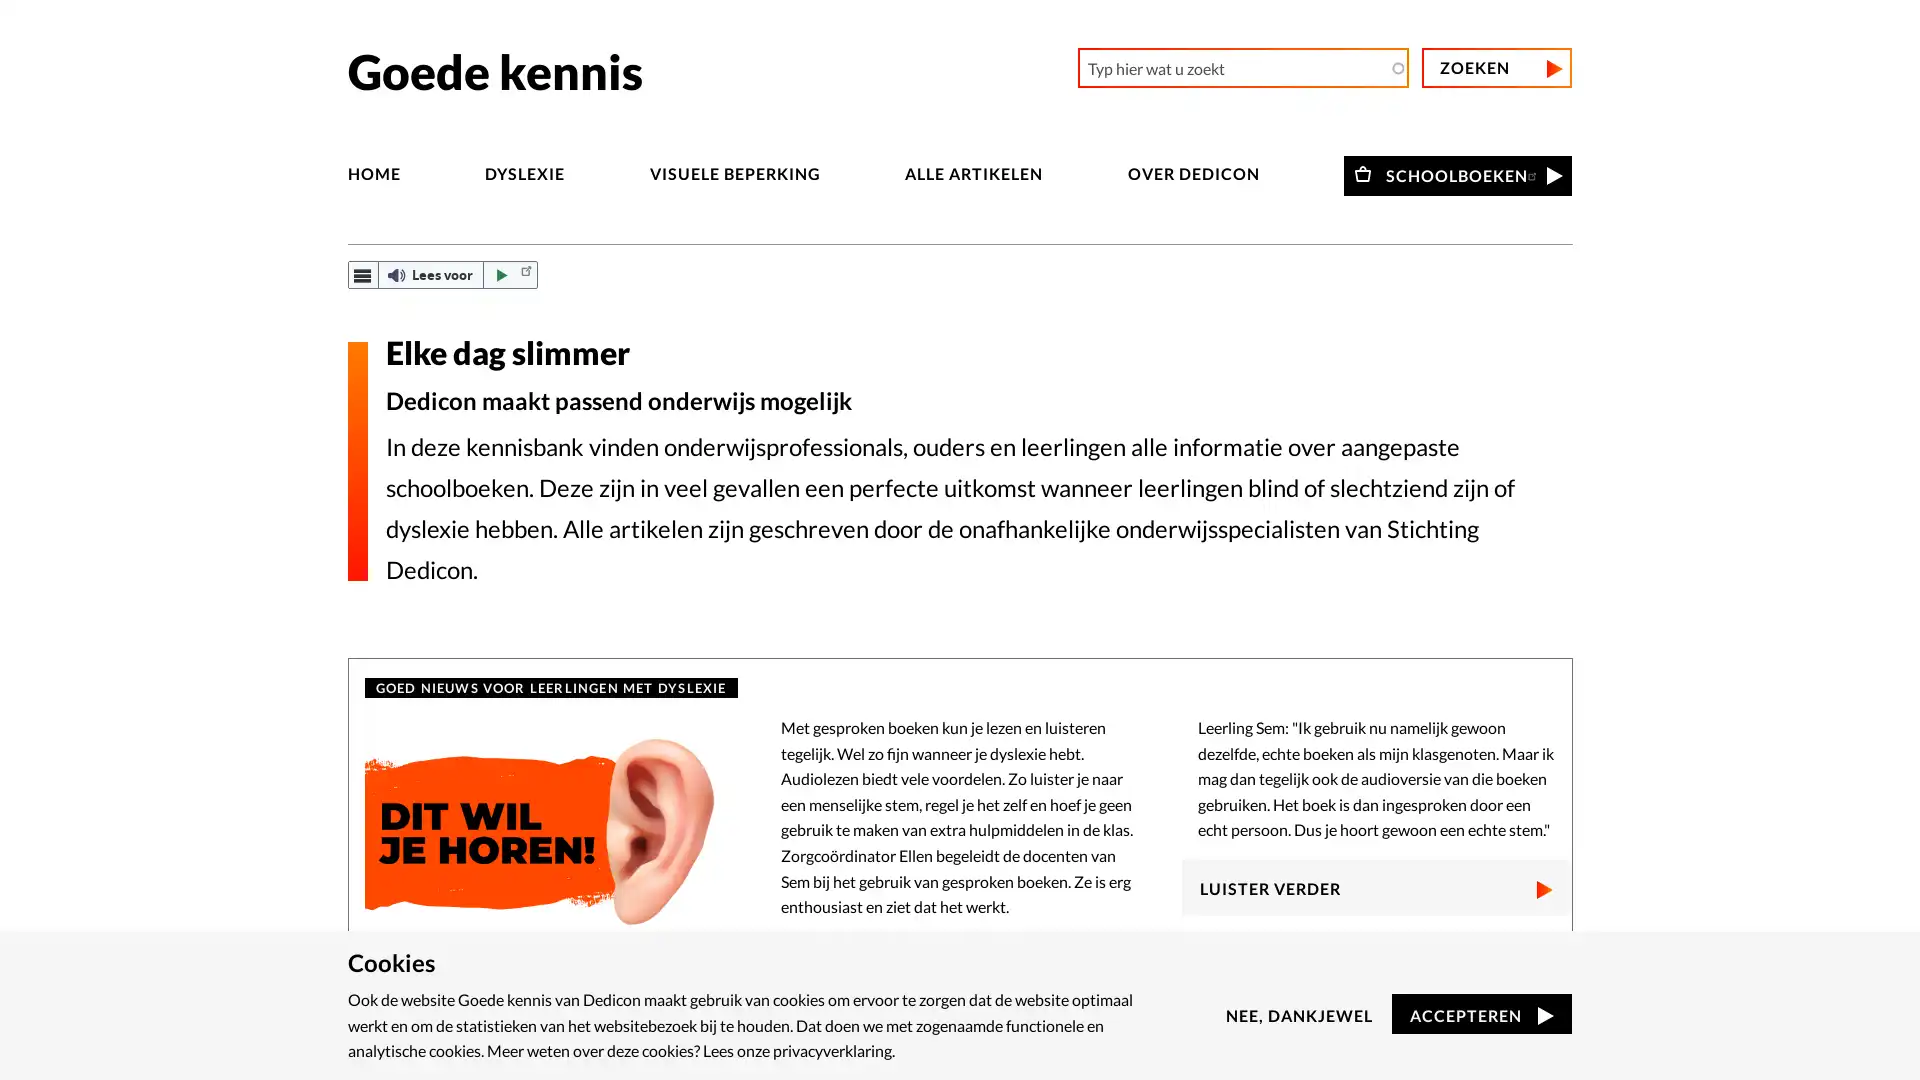  Describe the element at coordinates (441, 274) in the screenshot. I see `ReadSpeaker webReader: Luister met webReader` at that location.